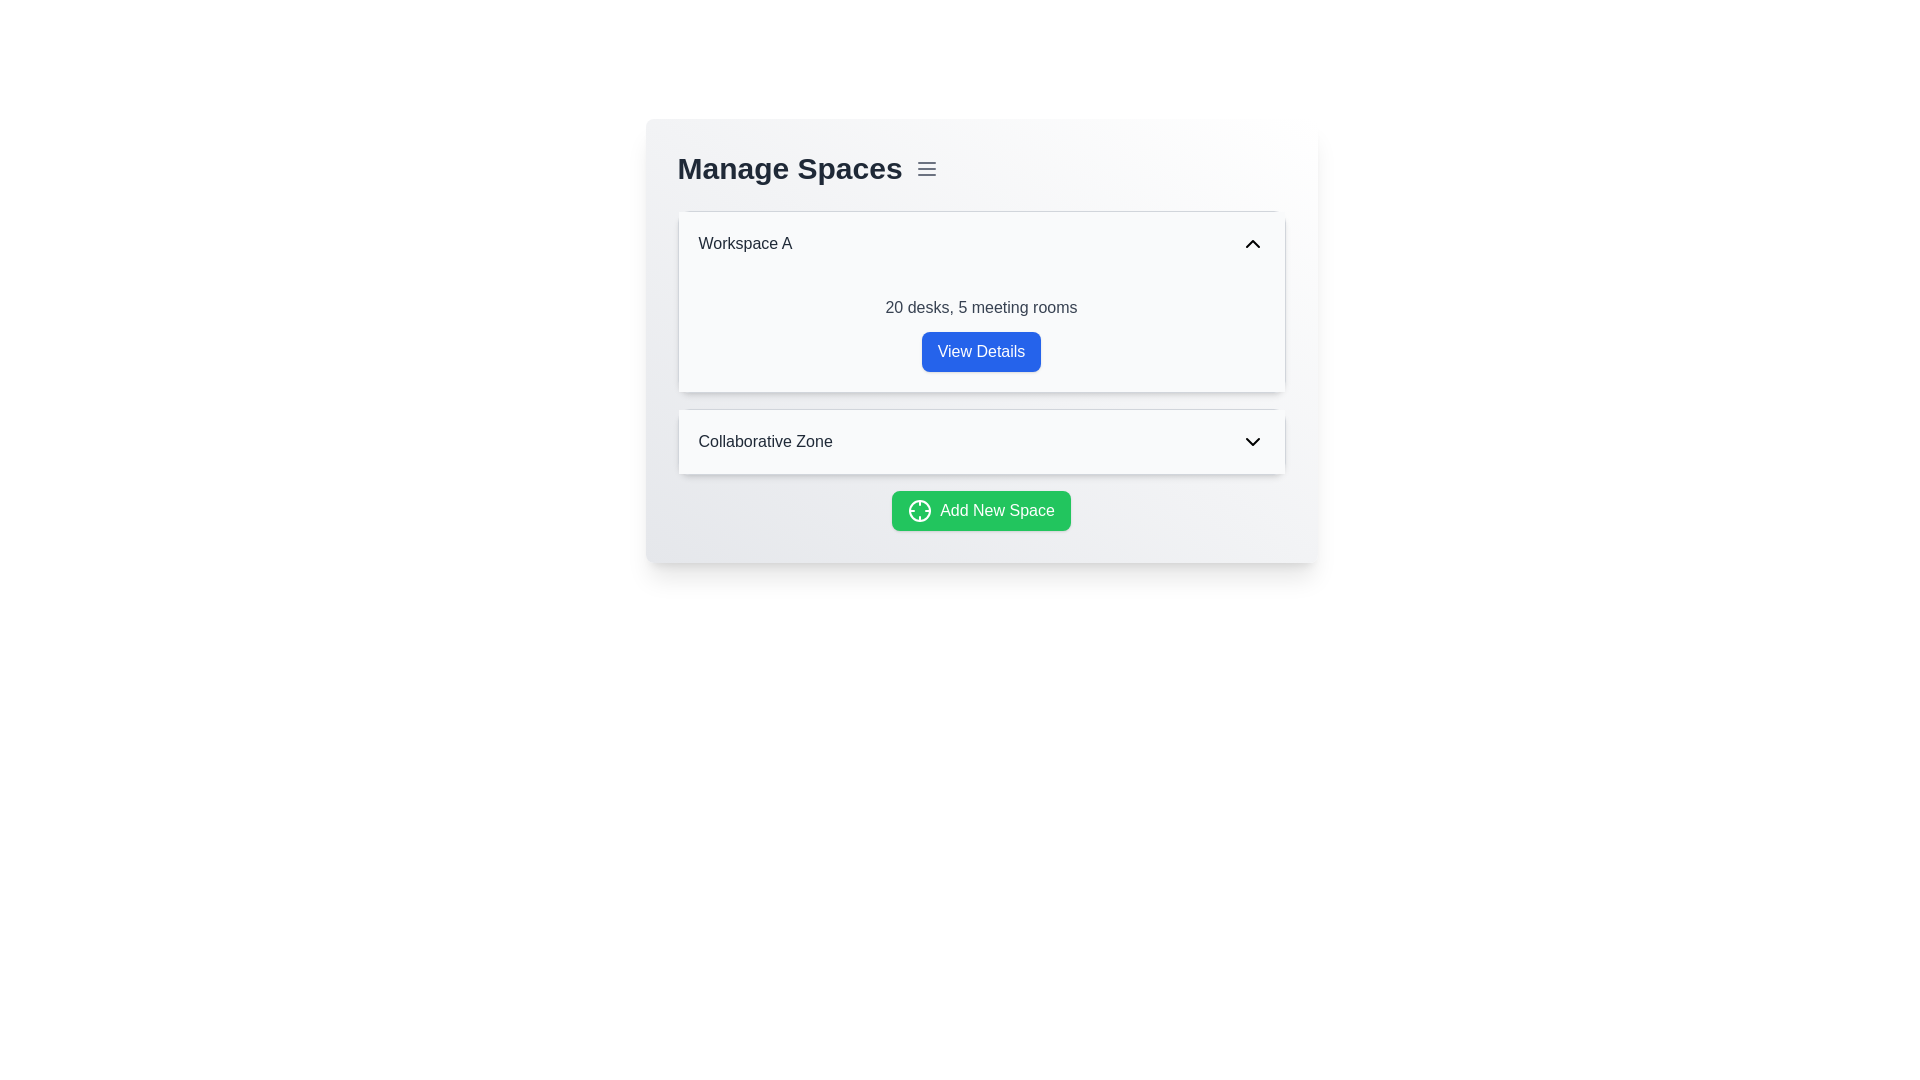  I want to click on the button that provides details about 'Workspace A', so click(981, 339).